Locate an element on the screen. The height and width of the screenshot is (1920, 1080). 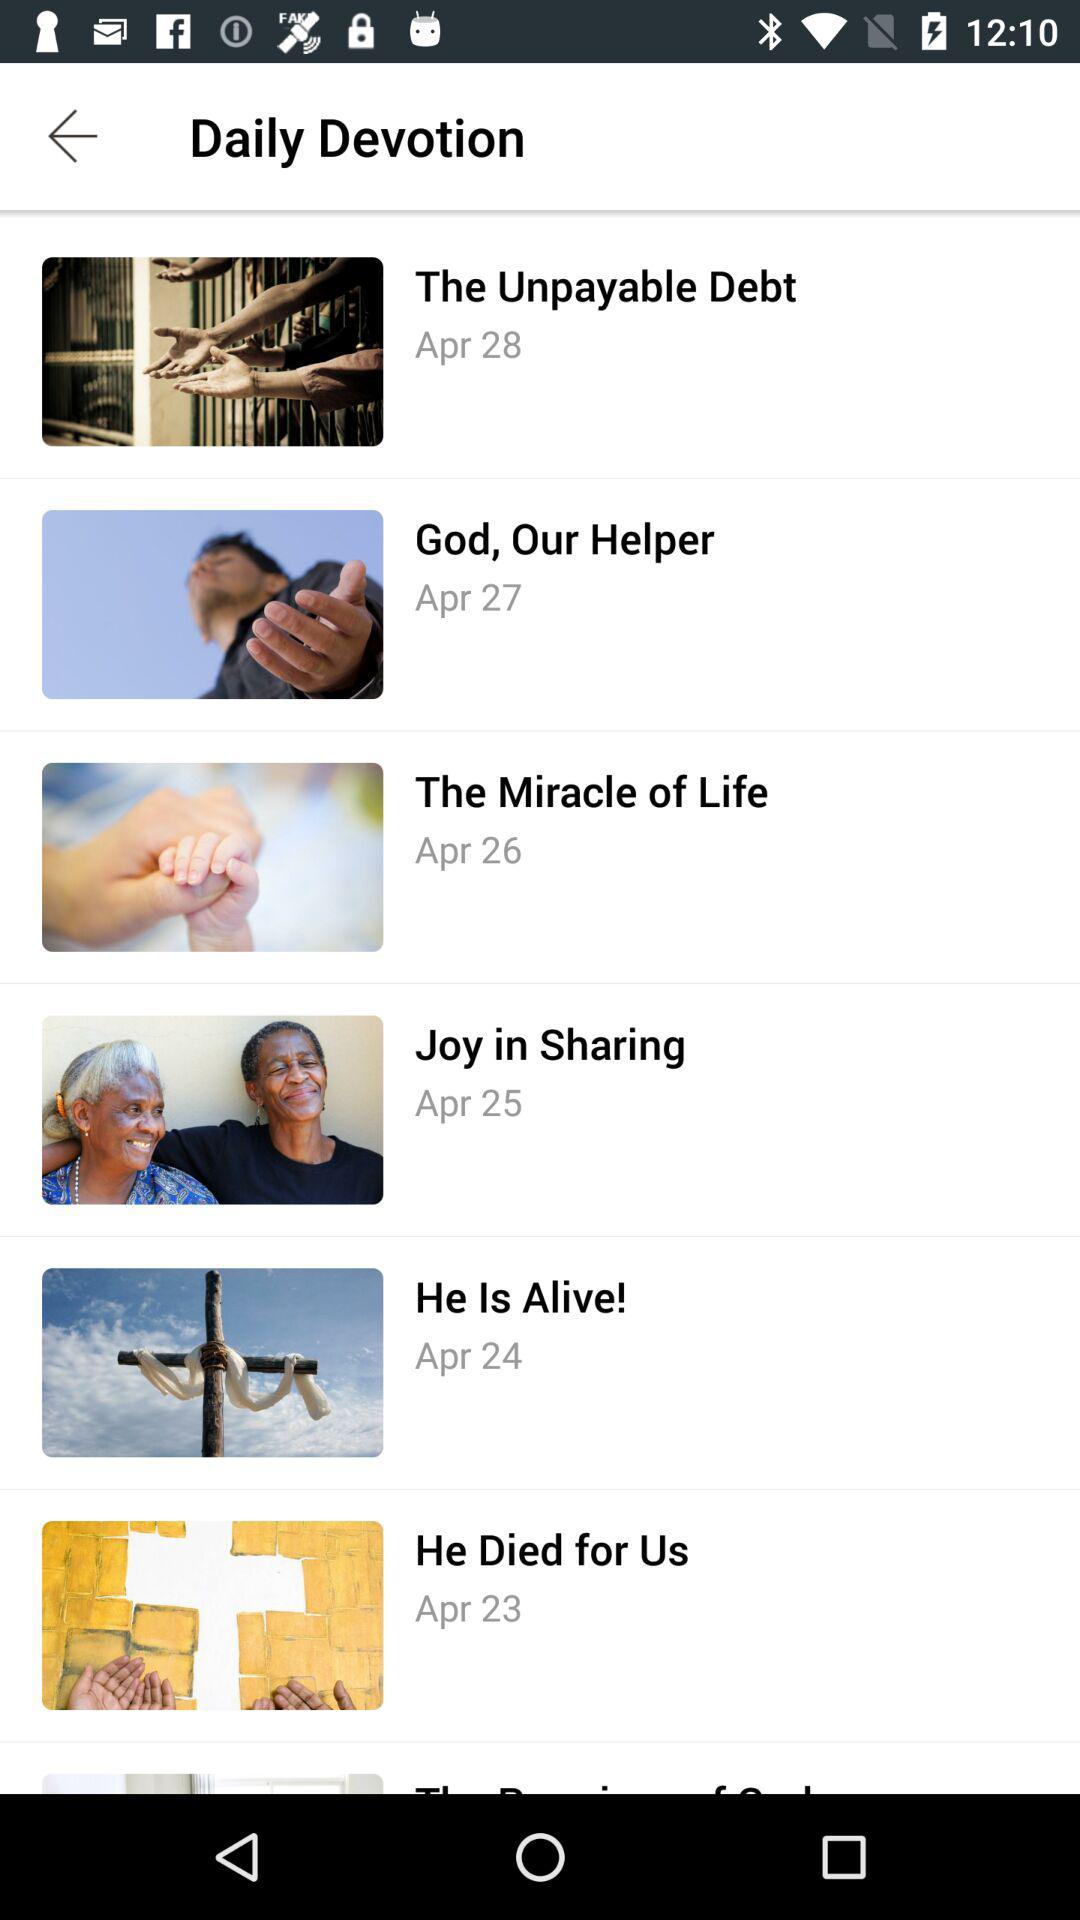
he died for is located at coordinates (551, 1548).